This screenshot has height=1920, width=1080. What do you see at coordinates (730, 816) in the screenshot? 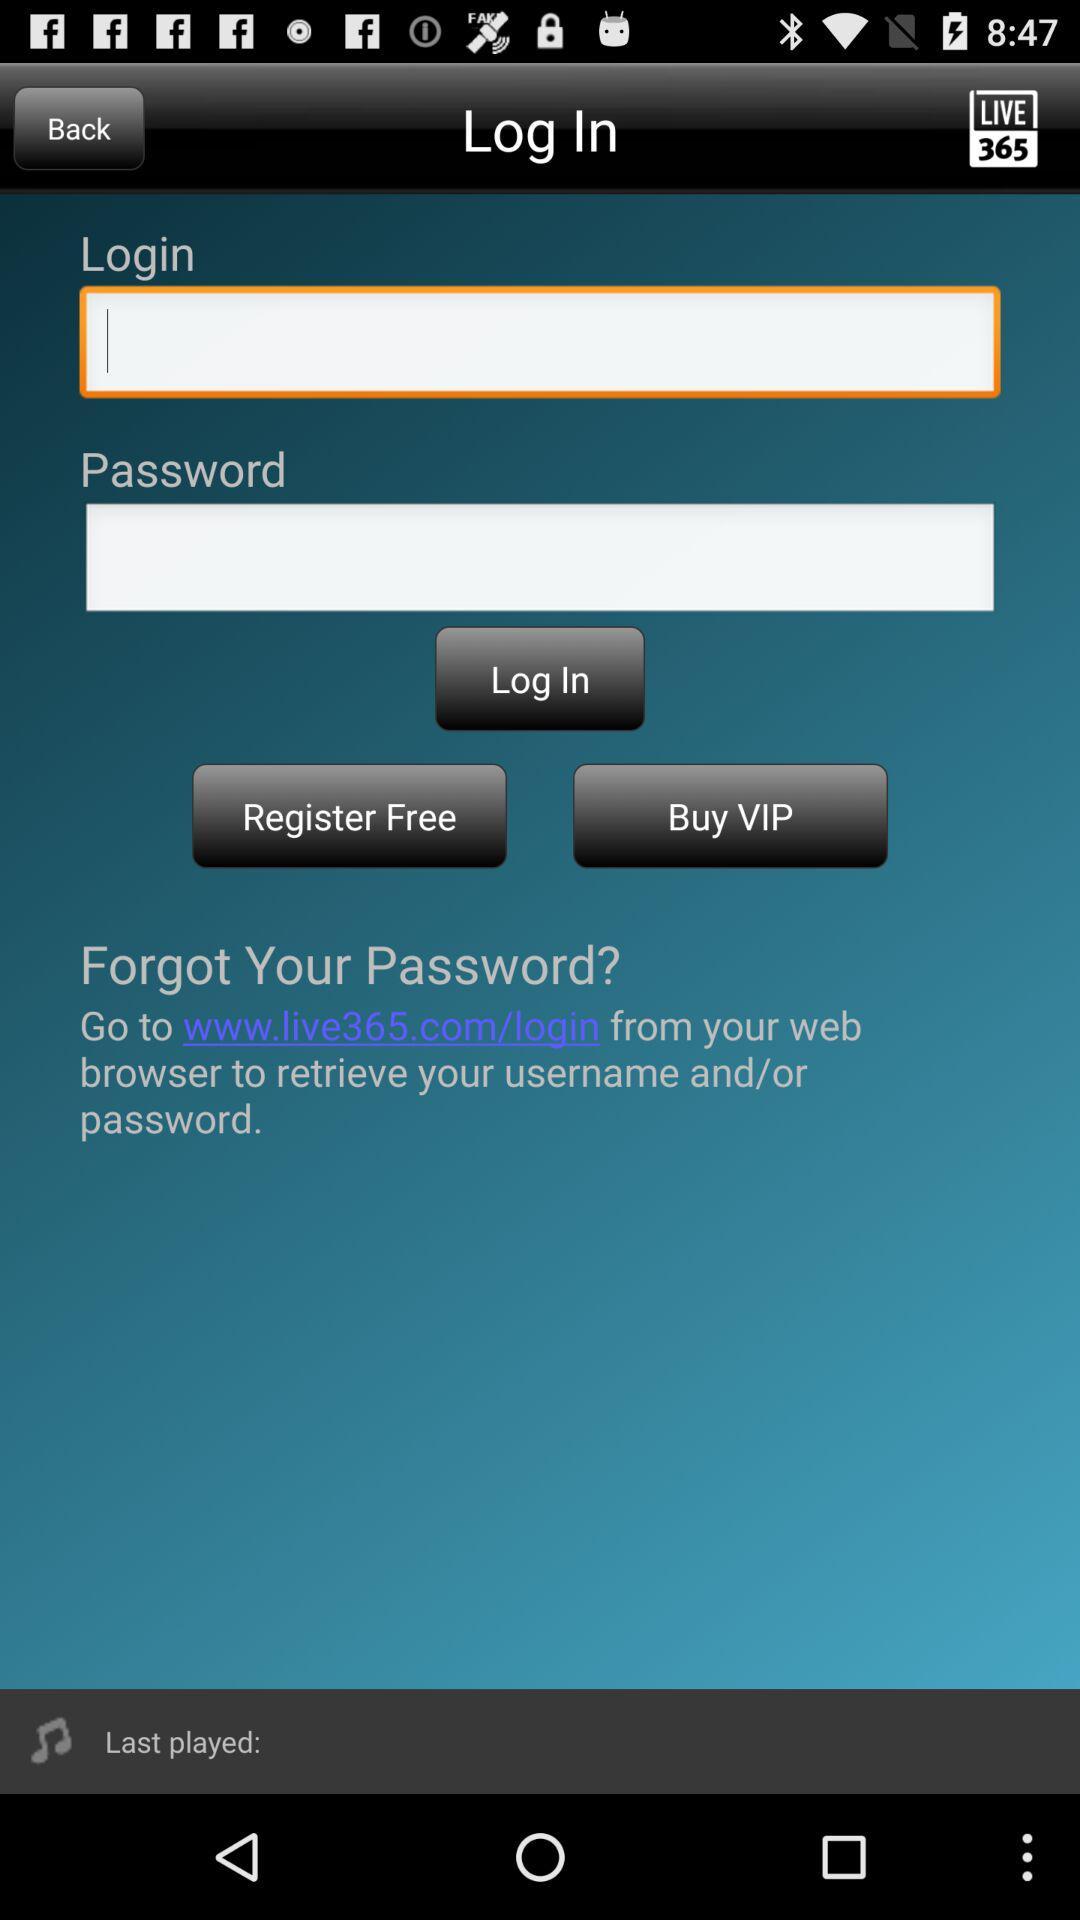
I see `item below log in` at bounding box center [730, 816].